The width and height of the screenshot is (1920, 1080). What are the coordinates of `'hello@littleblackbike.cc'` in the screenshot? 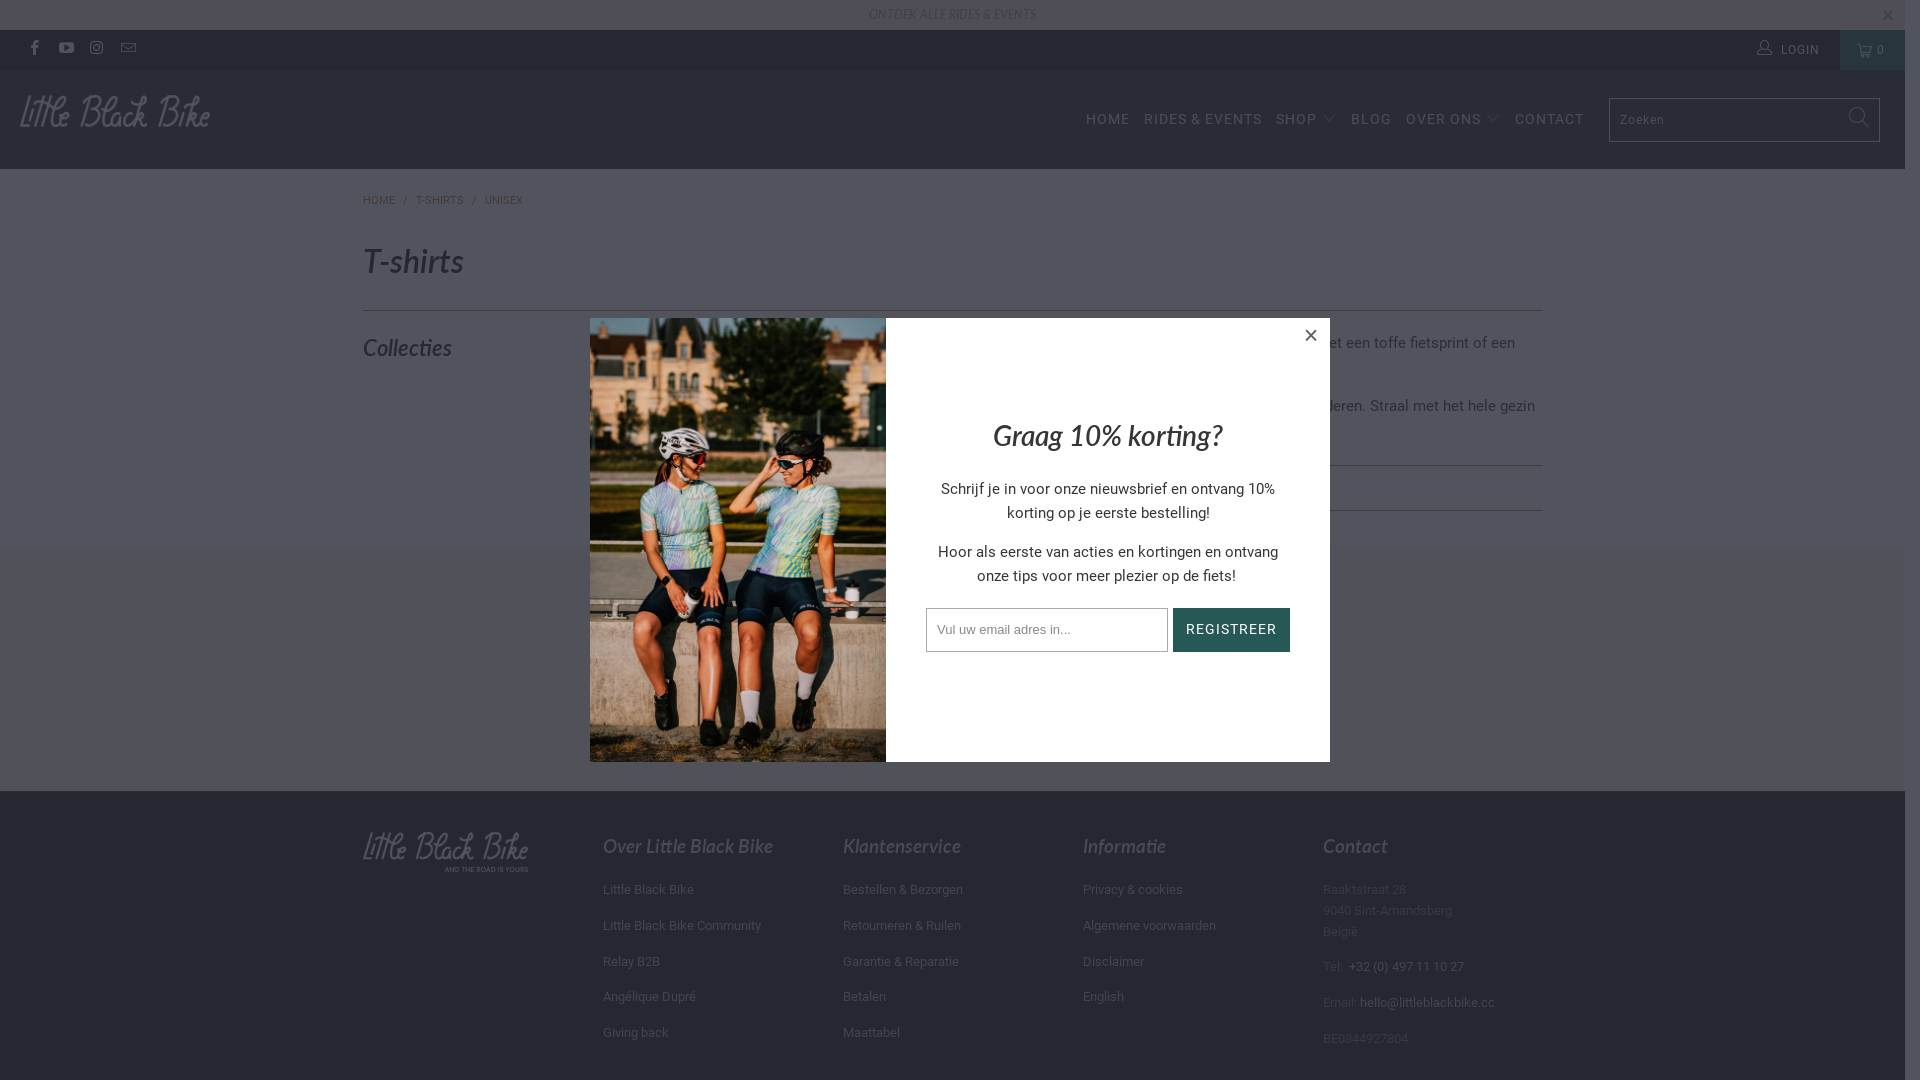 It's located at (1426, 1002).